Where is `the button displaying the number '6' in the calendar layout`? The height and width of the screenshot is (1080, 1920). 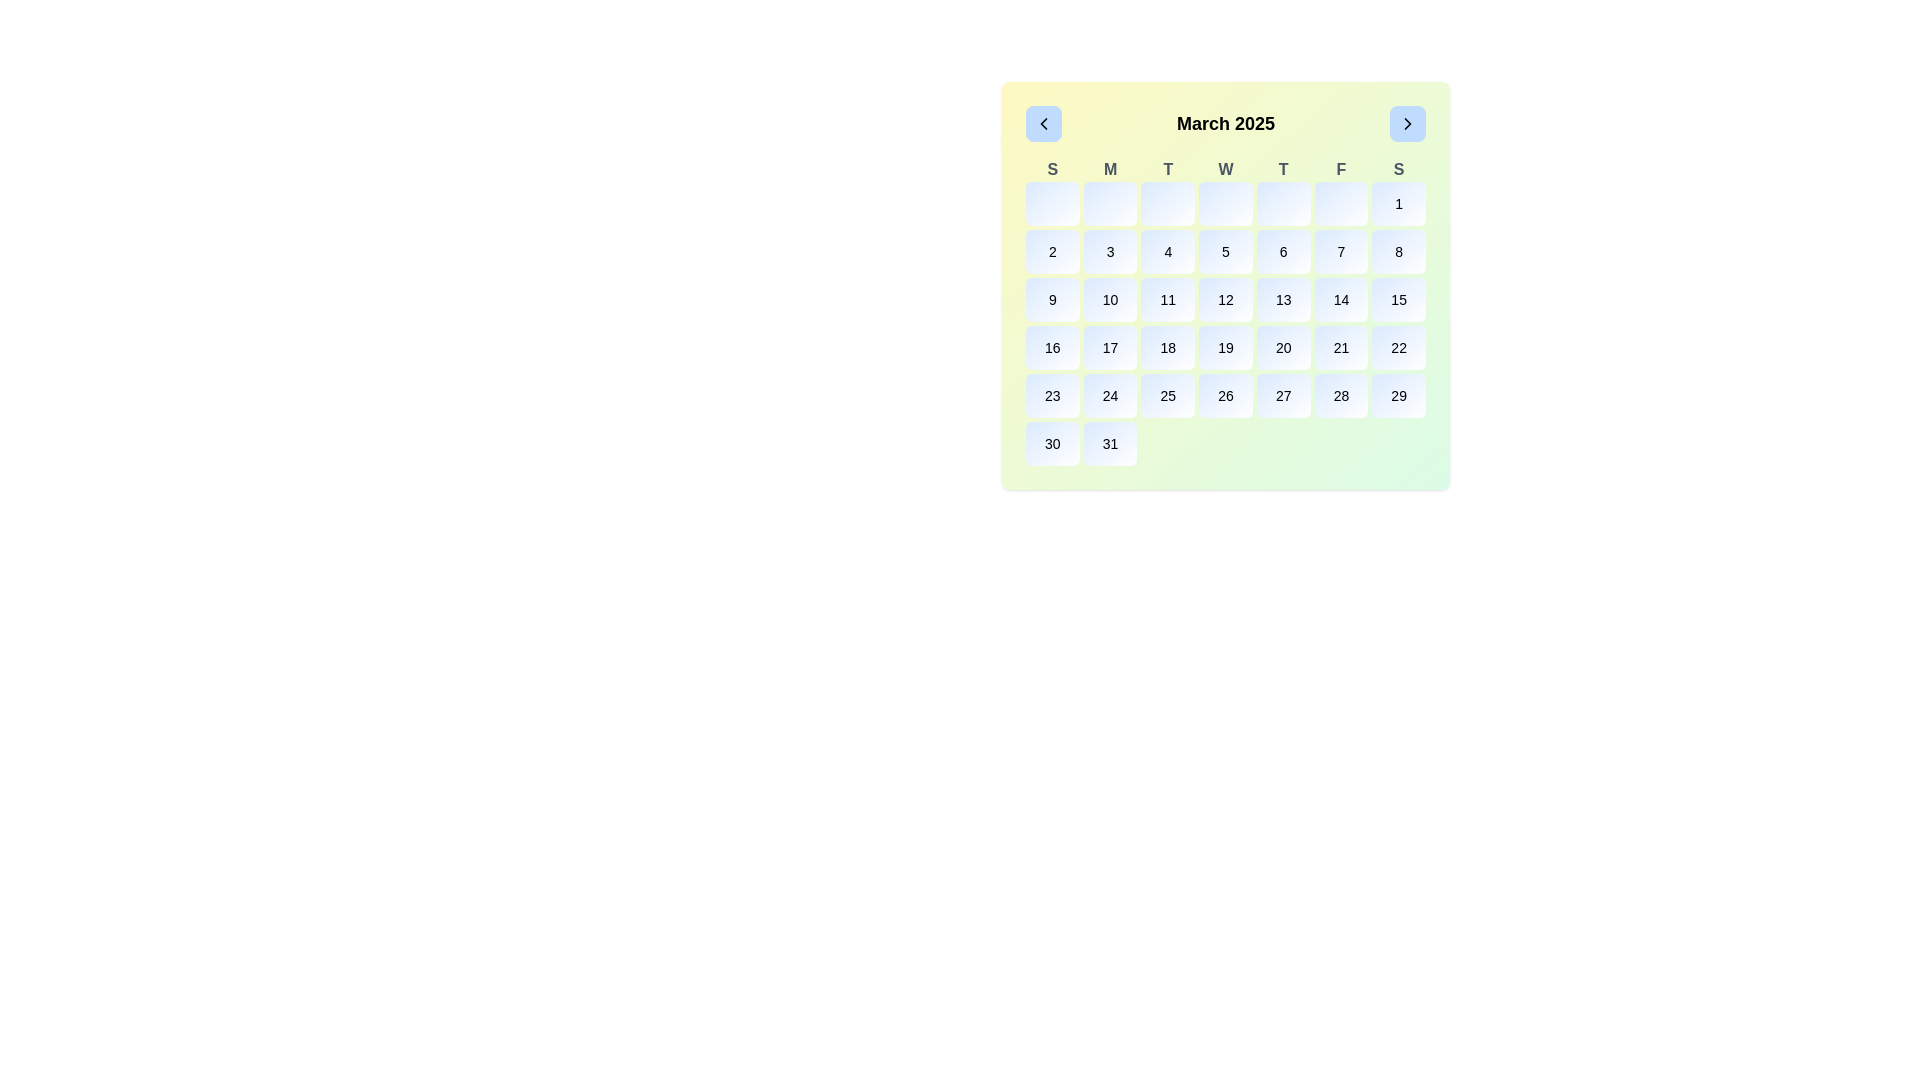
the button displaying the number '6' in the calendar layout is located at coordinates (1283, 250).